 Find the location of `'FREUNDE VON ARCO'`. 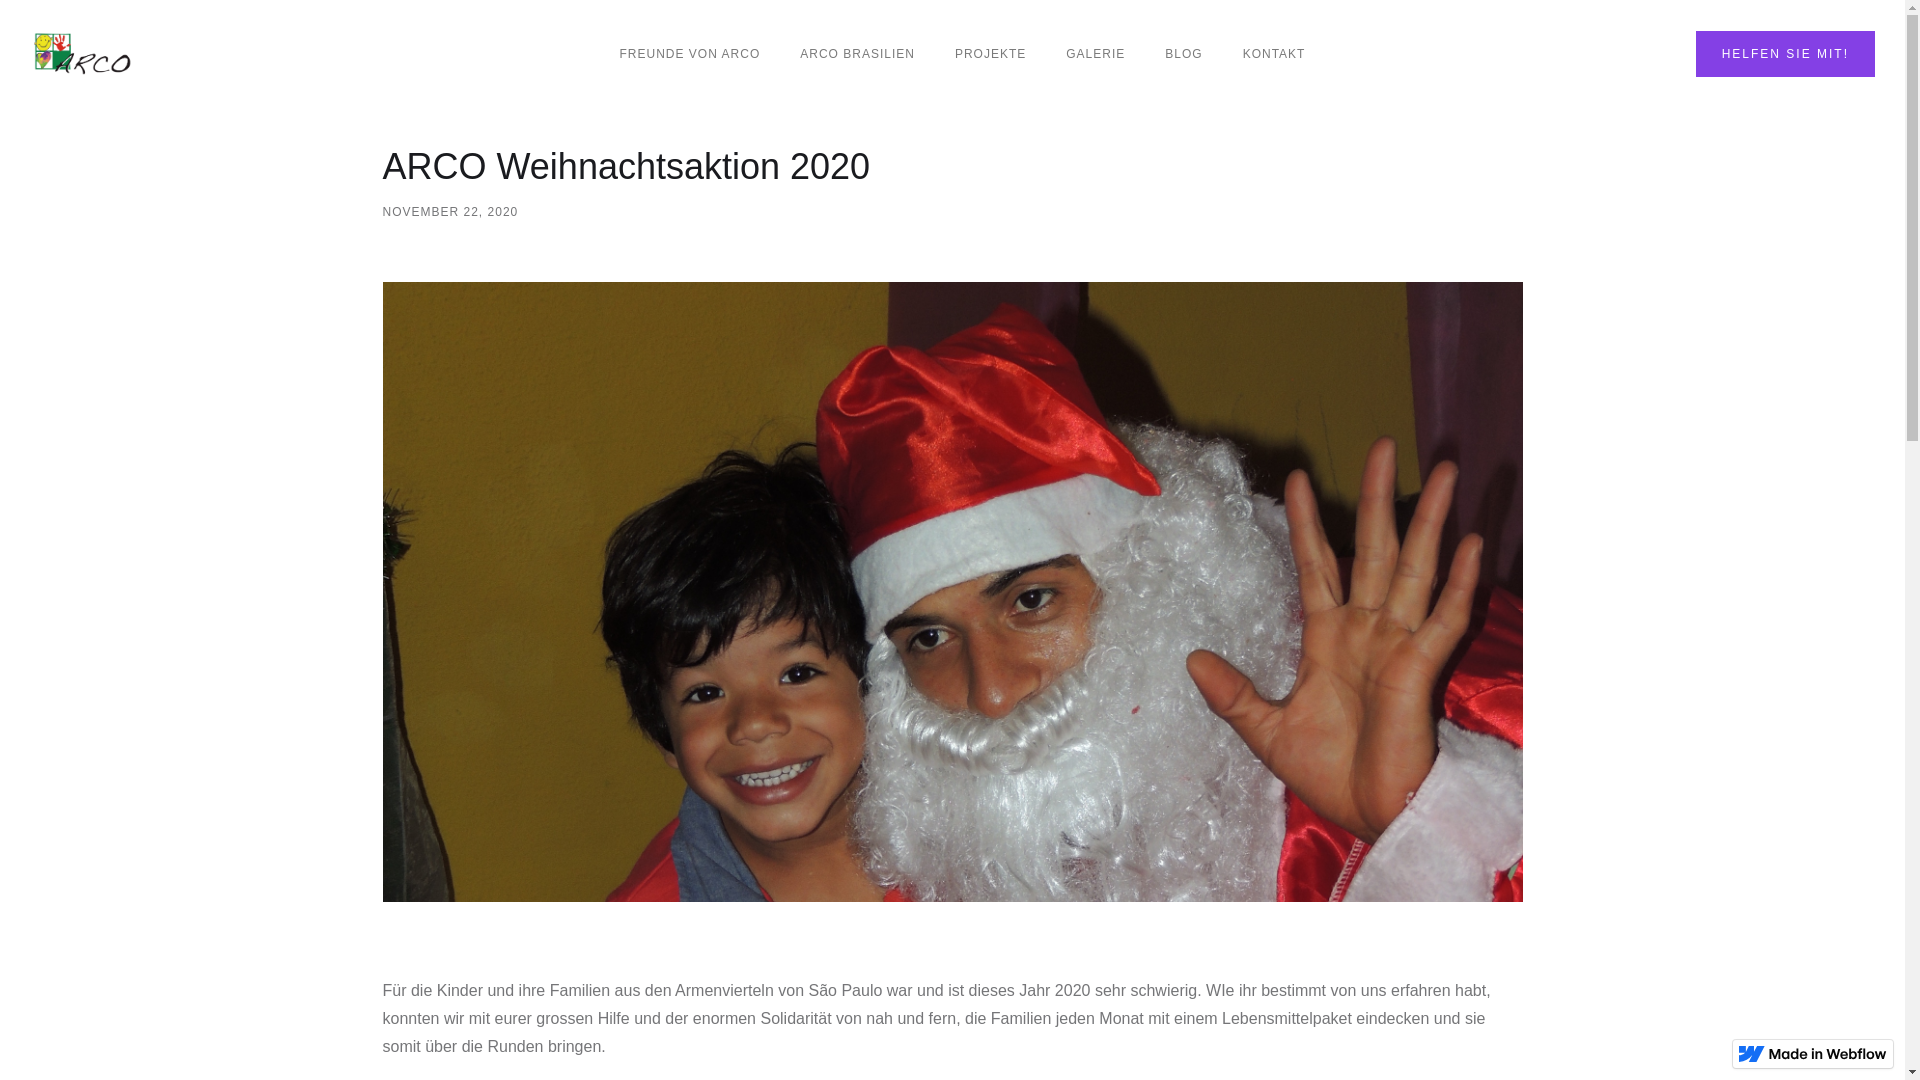

'FREUNDE VON ARCO' is located at coordinates (690, 53).